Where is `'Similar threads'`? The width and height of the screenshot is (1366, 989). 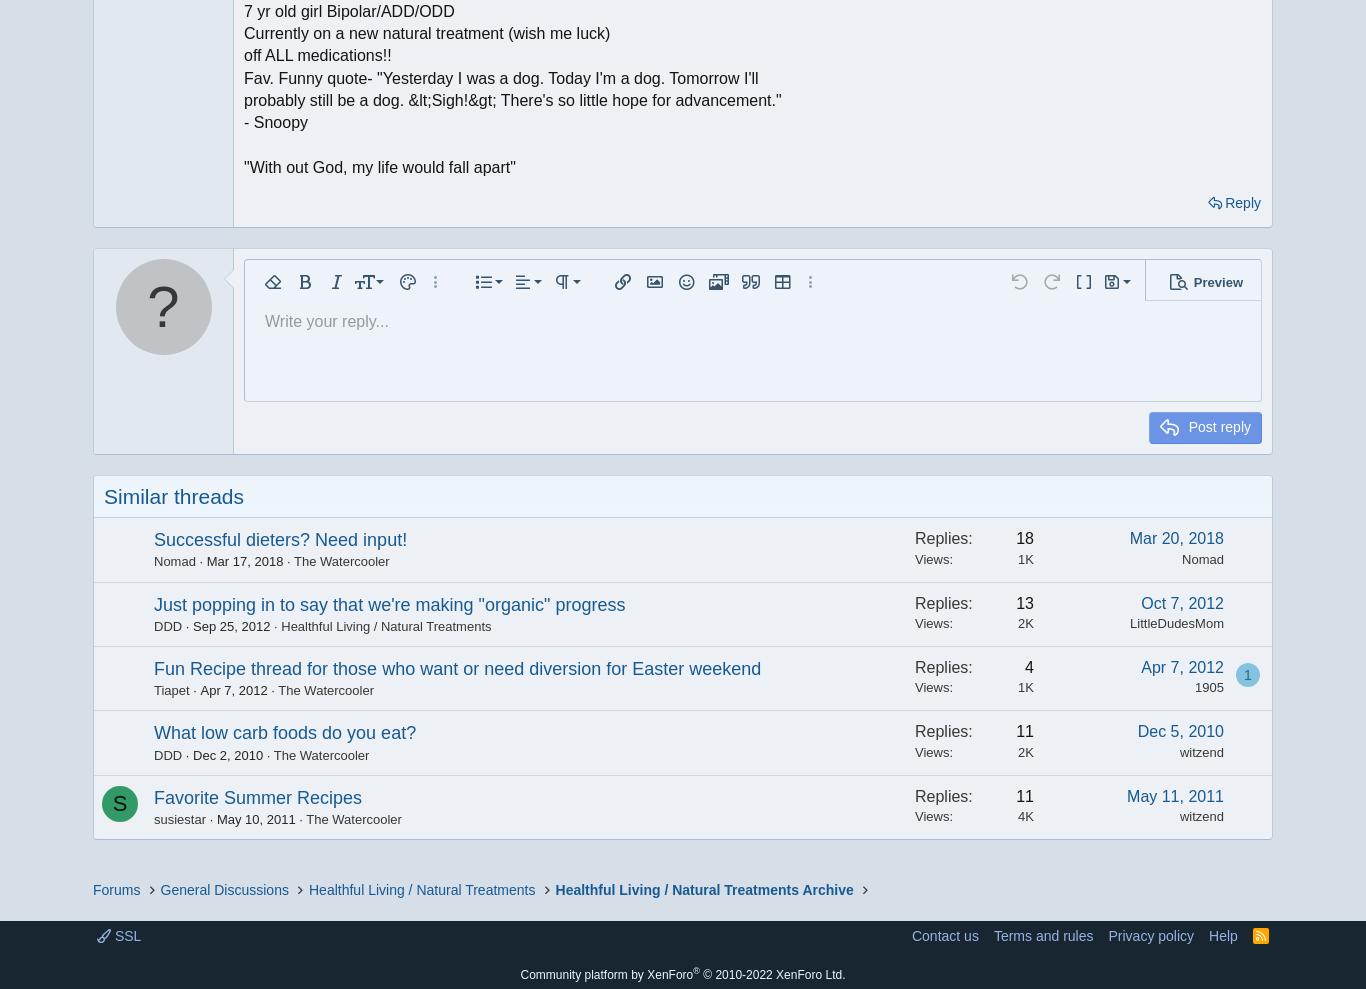
'Similar threads' is located at coordinates (173, 494).